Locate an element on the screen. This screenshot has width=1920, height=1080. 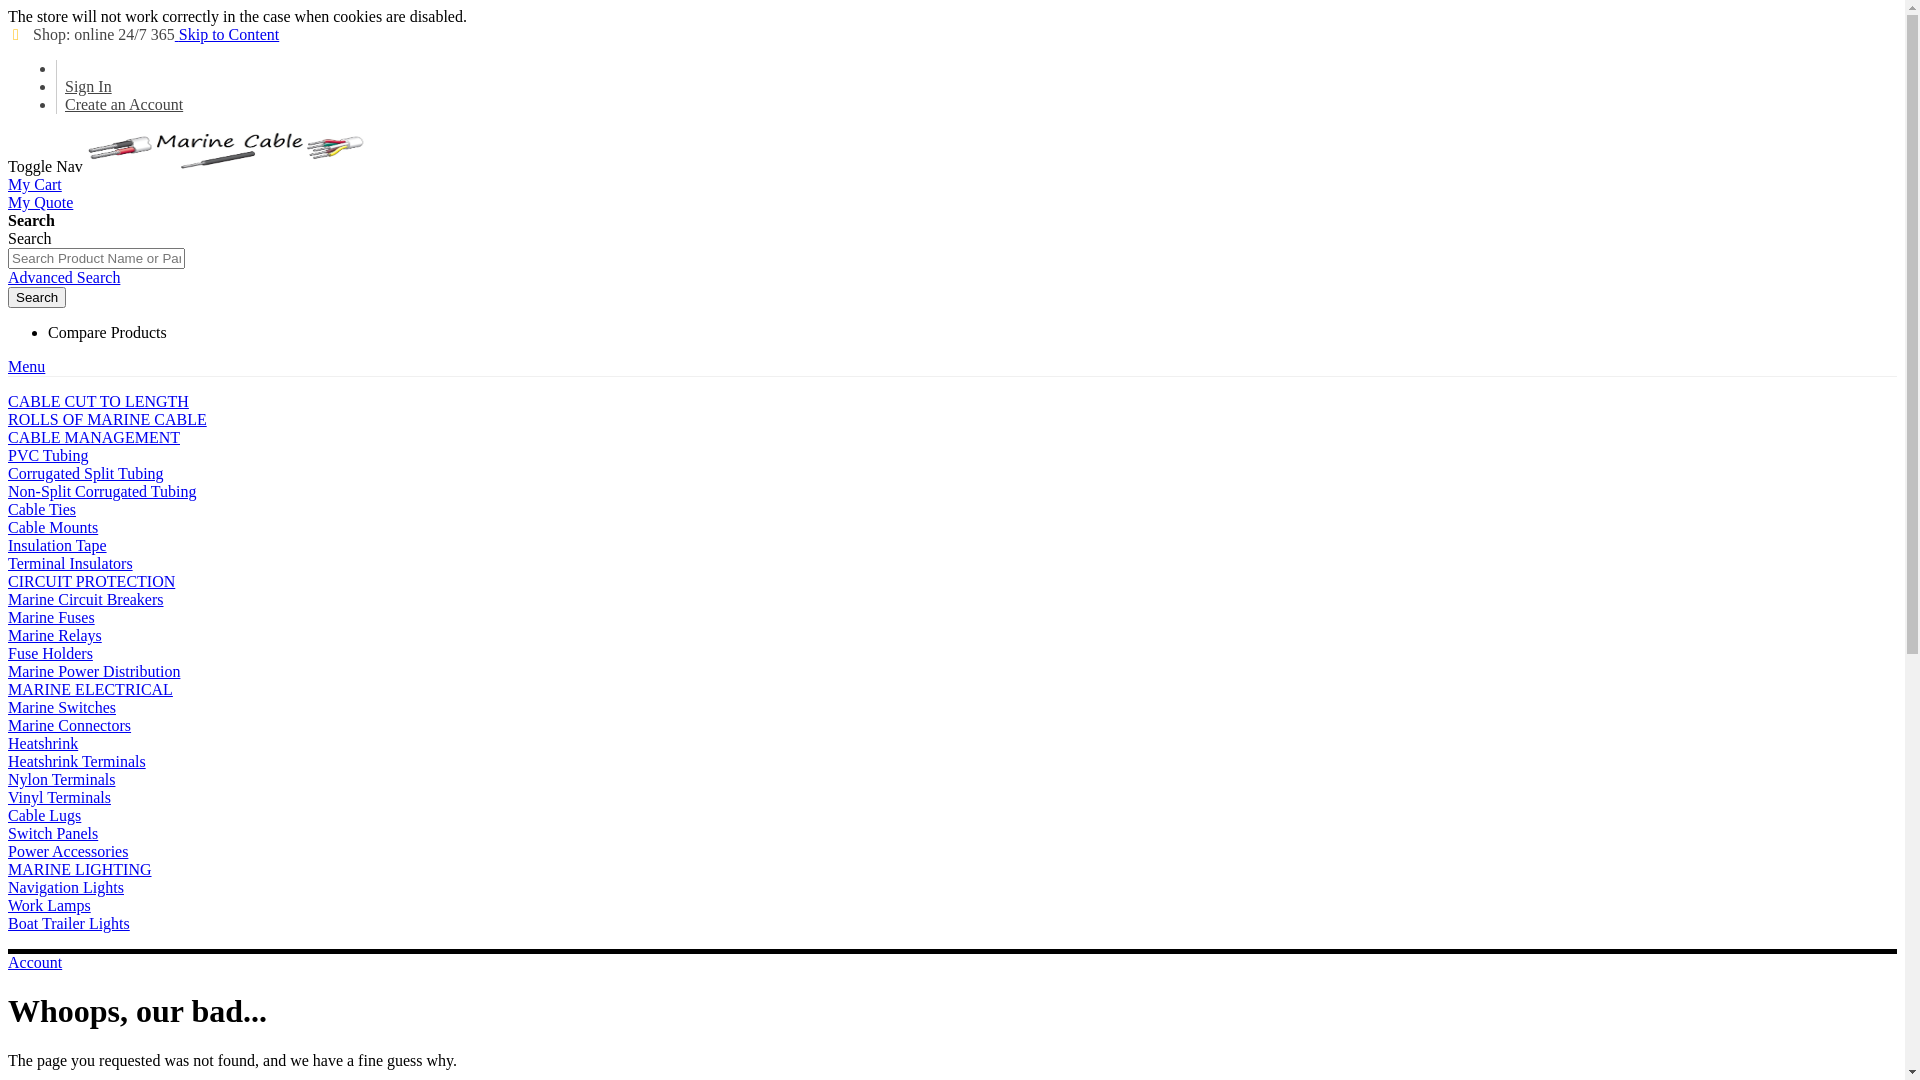
'Marine Relays' is located at coordinates (54, 635).